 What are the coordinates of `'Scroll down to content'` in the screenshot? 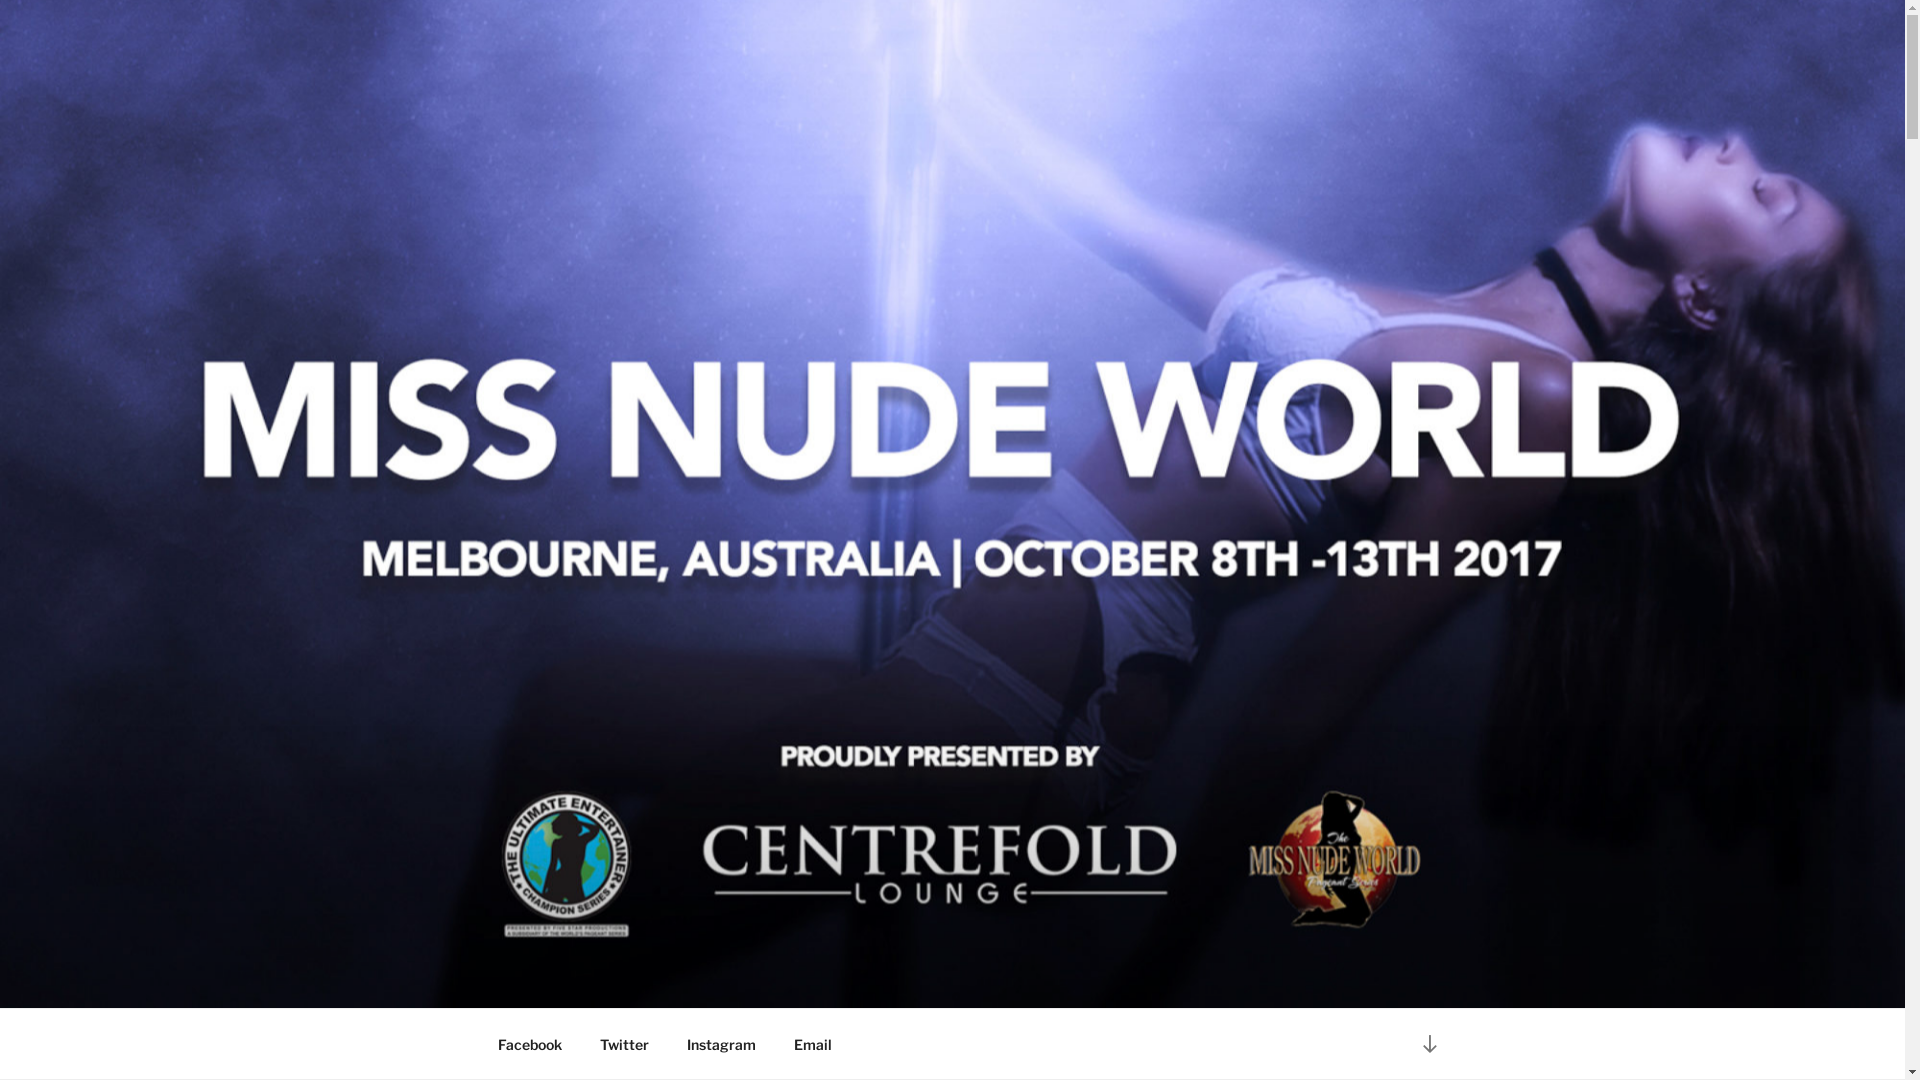 It's located at (1428, 1042).